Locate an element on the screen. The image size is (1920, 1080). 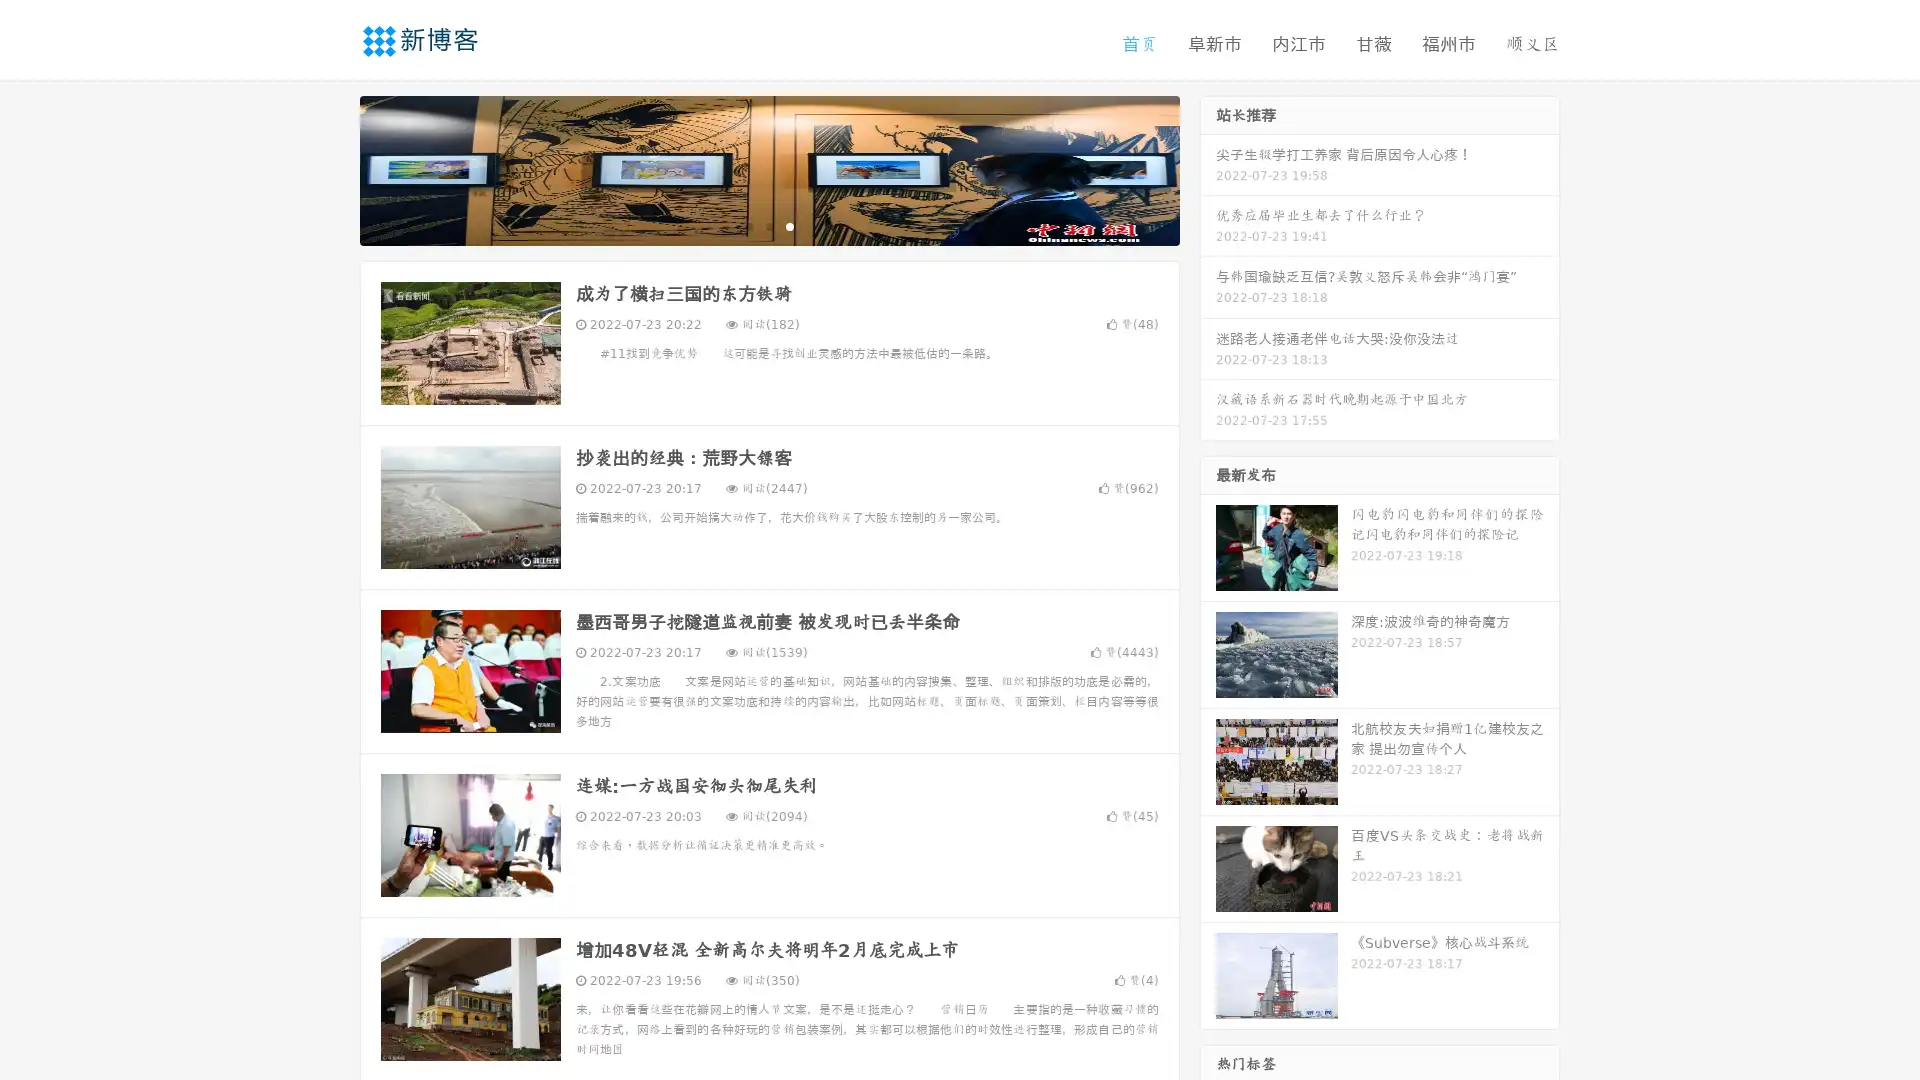
Go to slide 3 is located at coordinates (789, 225).